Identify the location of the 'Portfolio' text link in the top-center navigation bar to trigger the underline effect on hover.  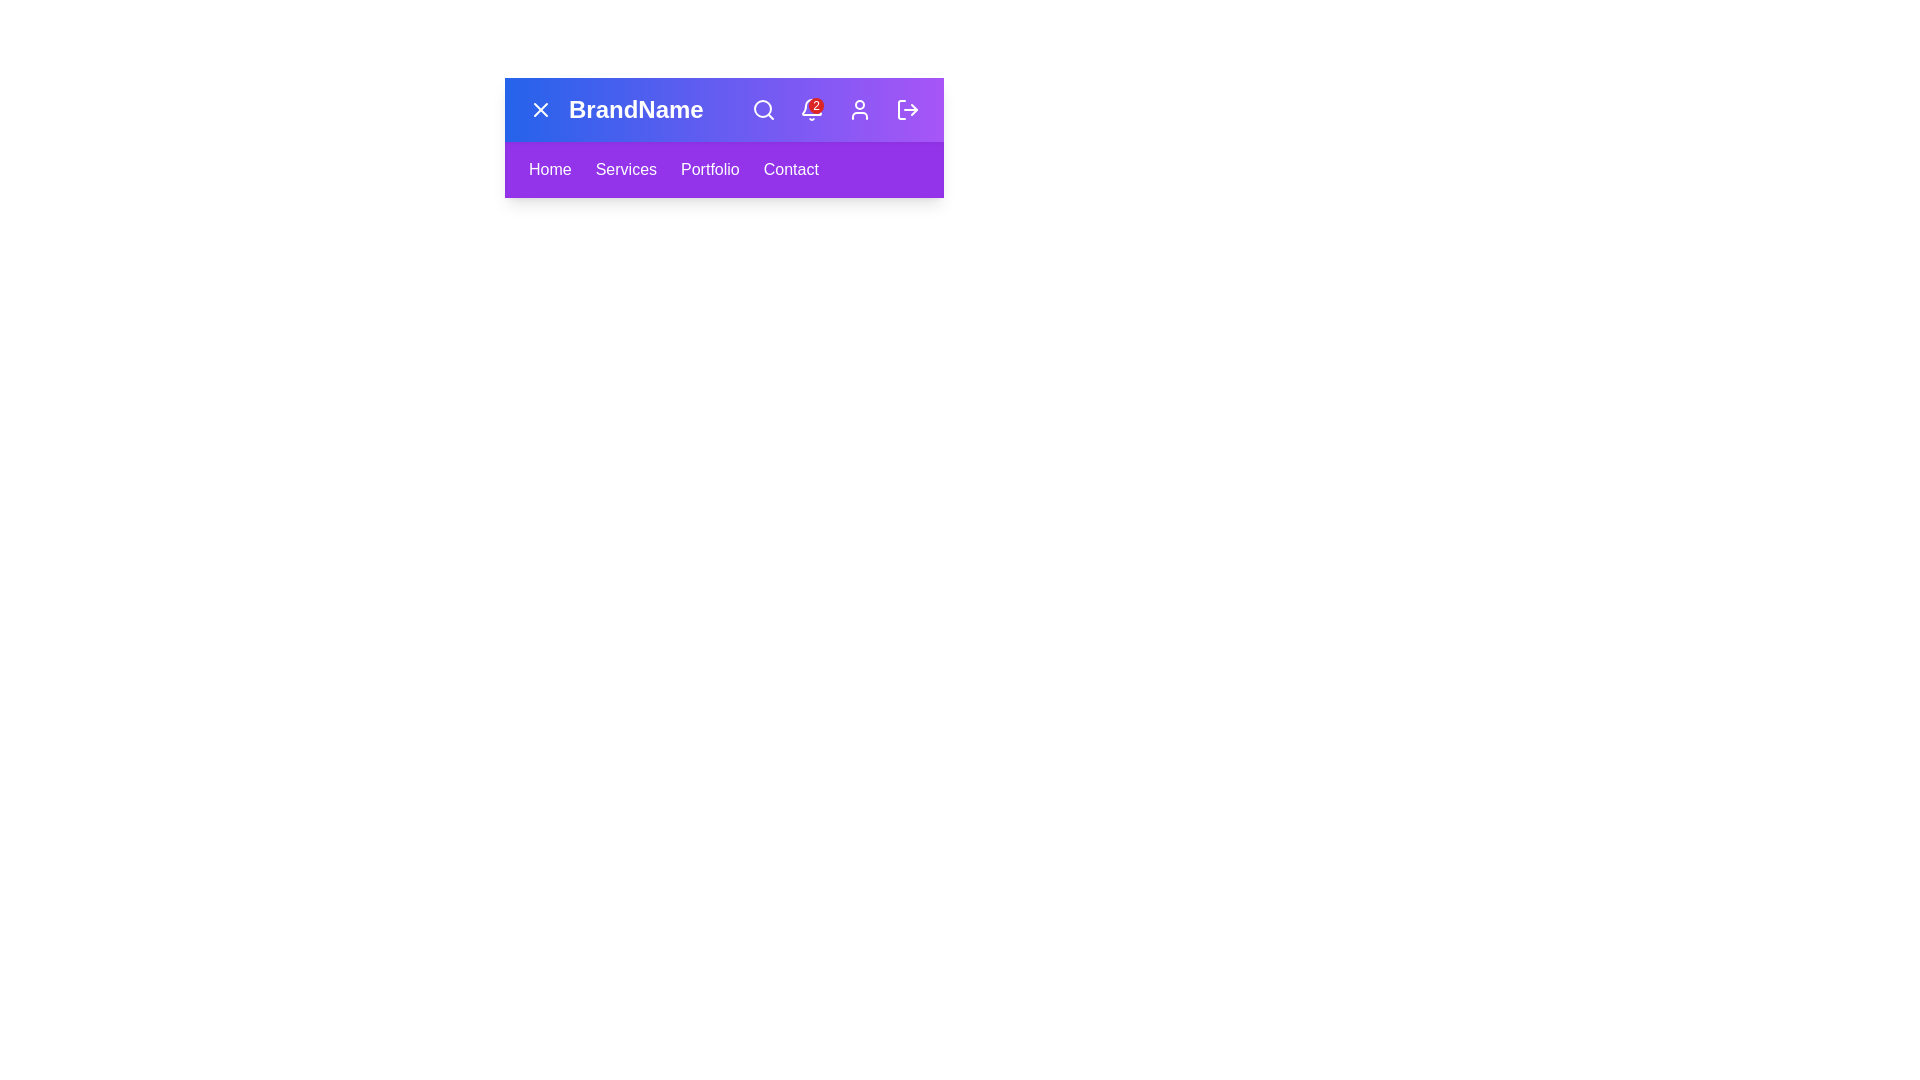
(710, 168).